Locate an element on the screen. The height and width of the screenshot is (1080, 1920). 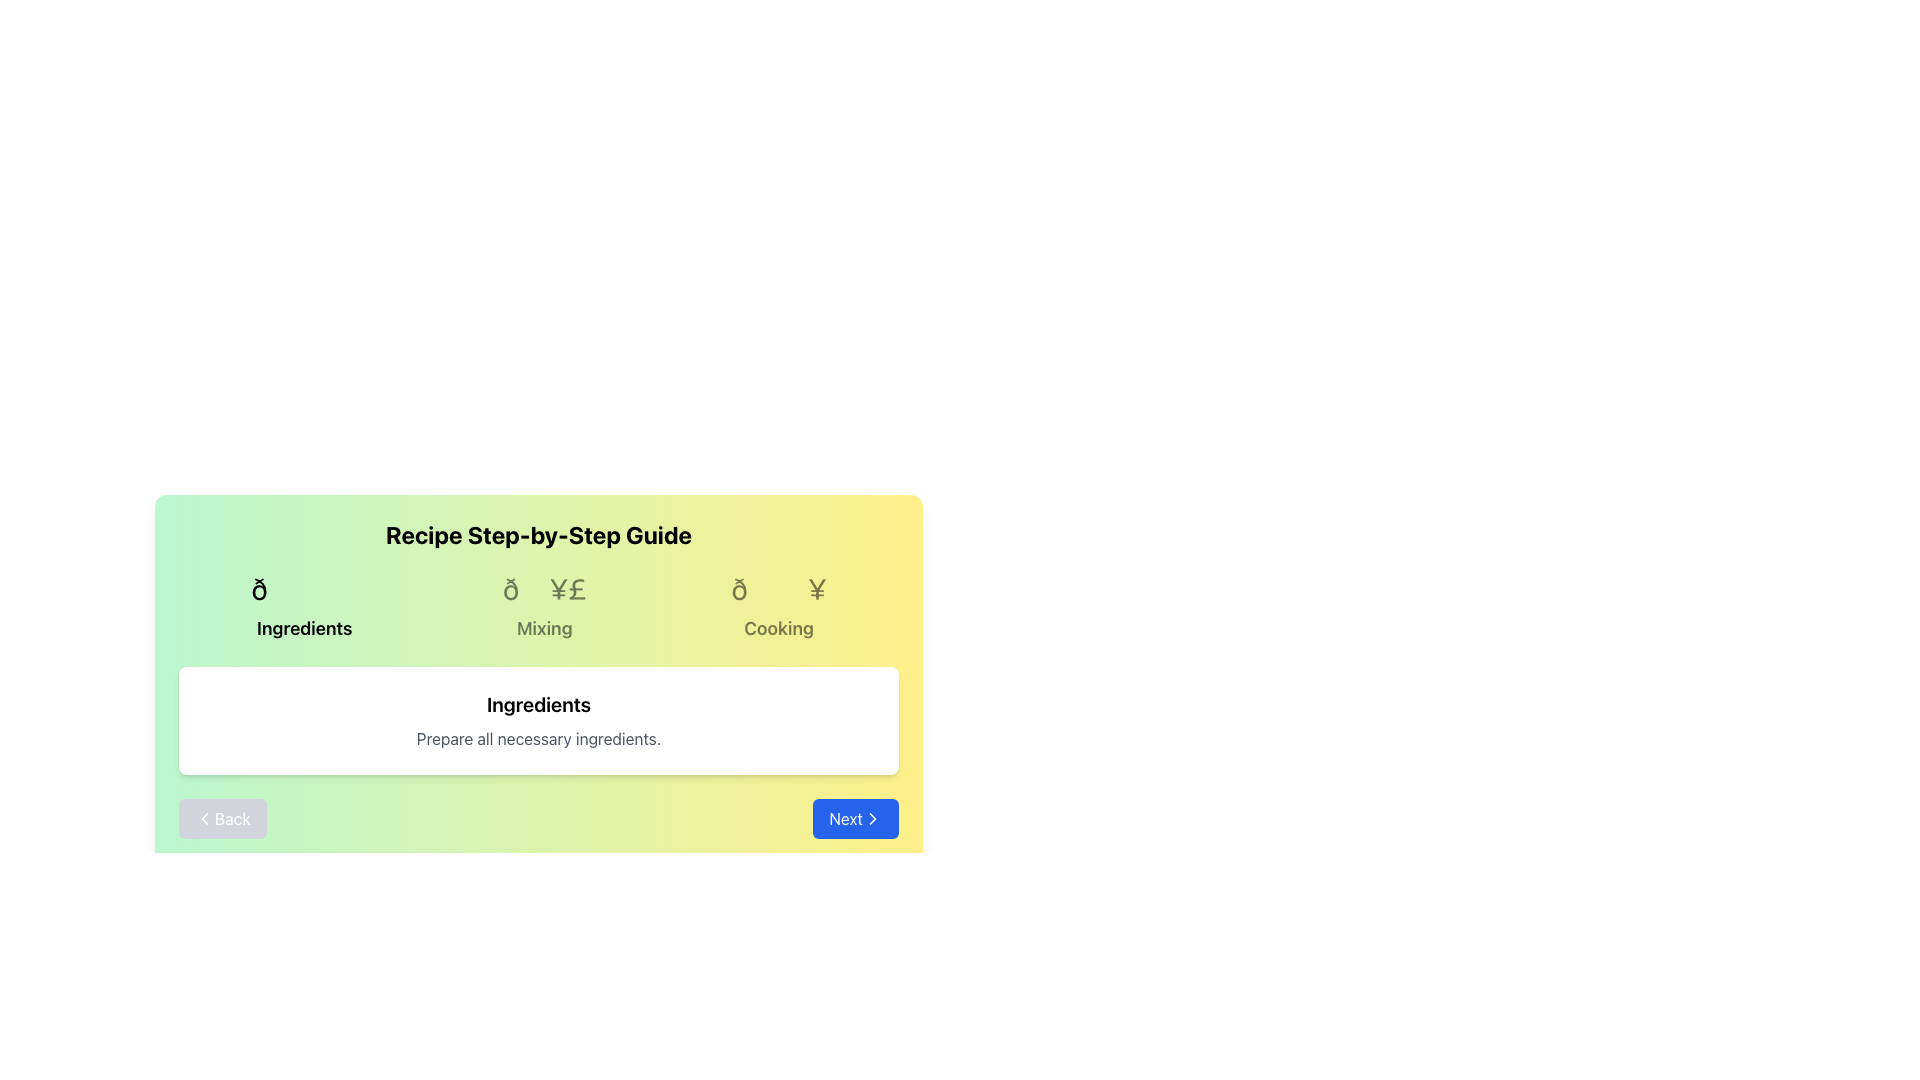
details about the 'Mixing' text label with emoji (🍞), which is centrally positioned among similar elements in a horizontal arrangement is located at coordinates (544, 605).